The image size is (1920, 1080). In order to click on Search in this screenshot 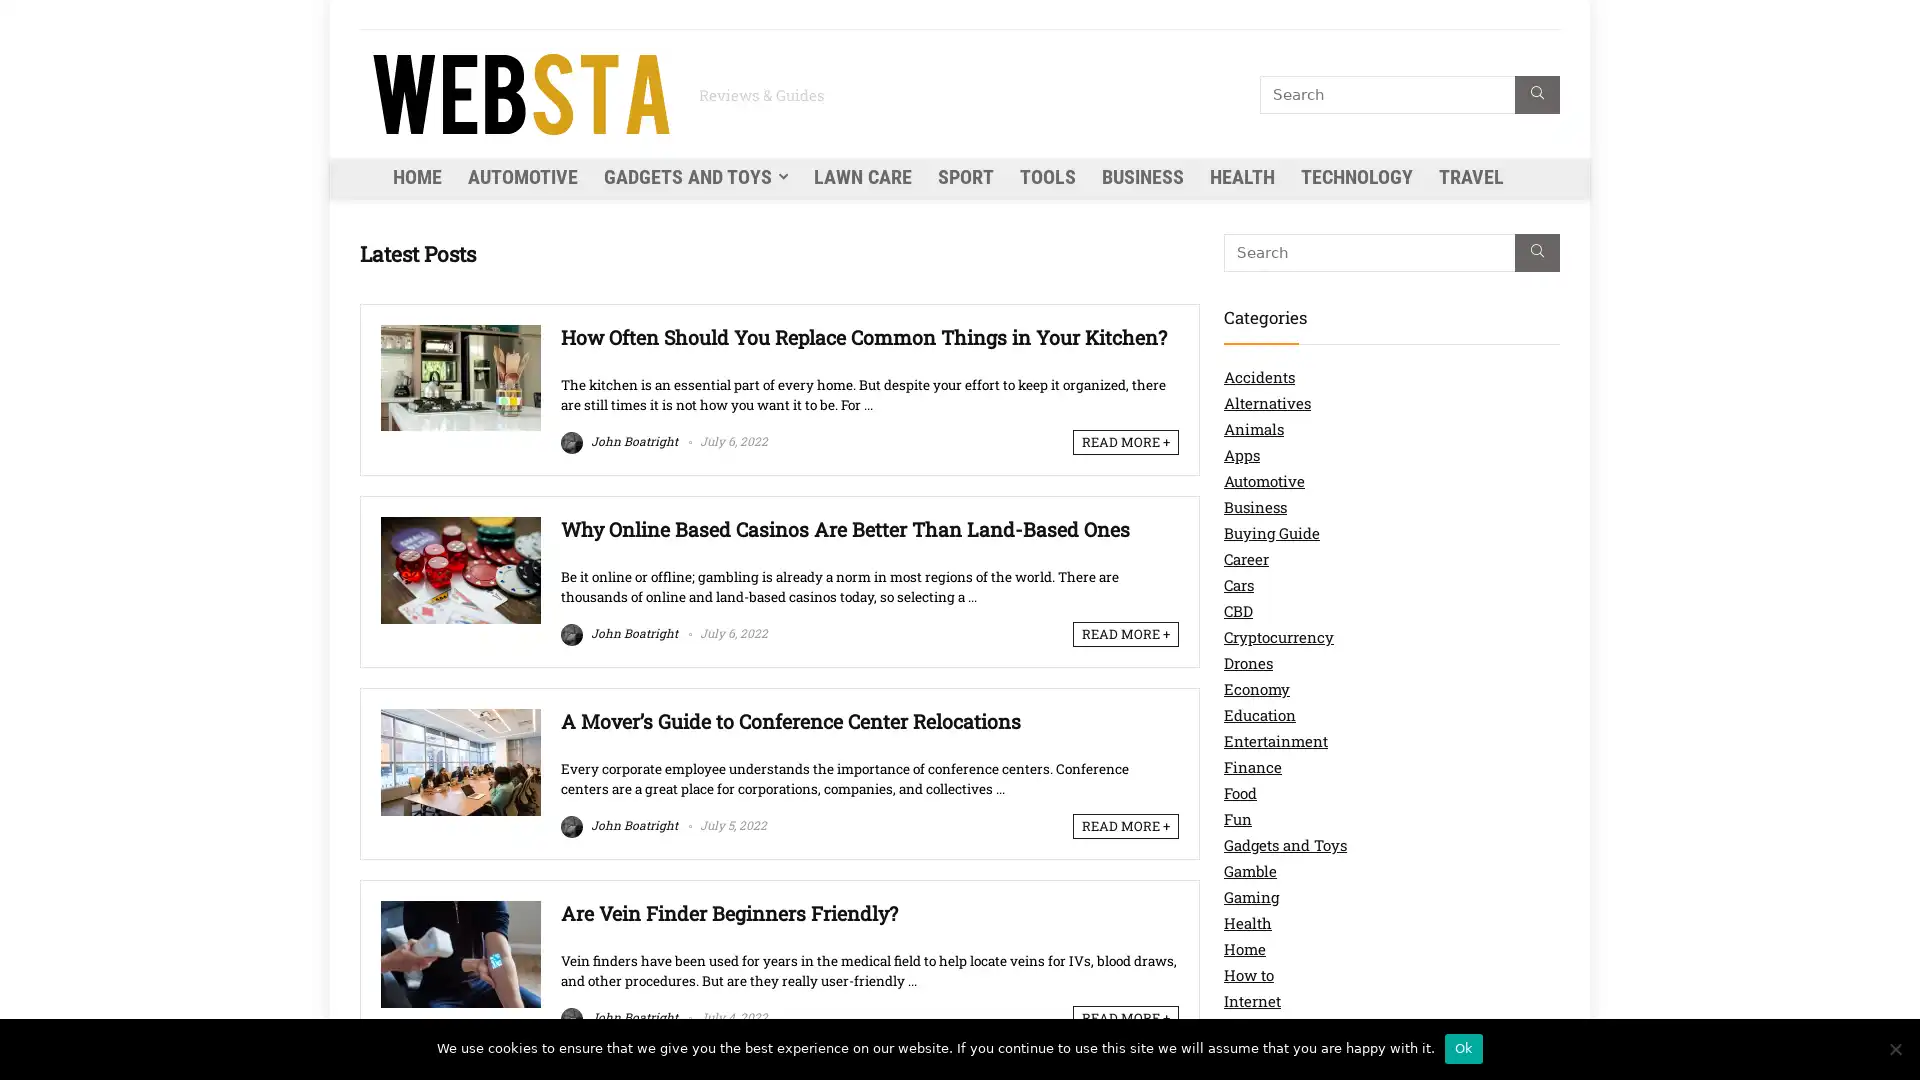, I will do `click(1536, 95)`.